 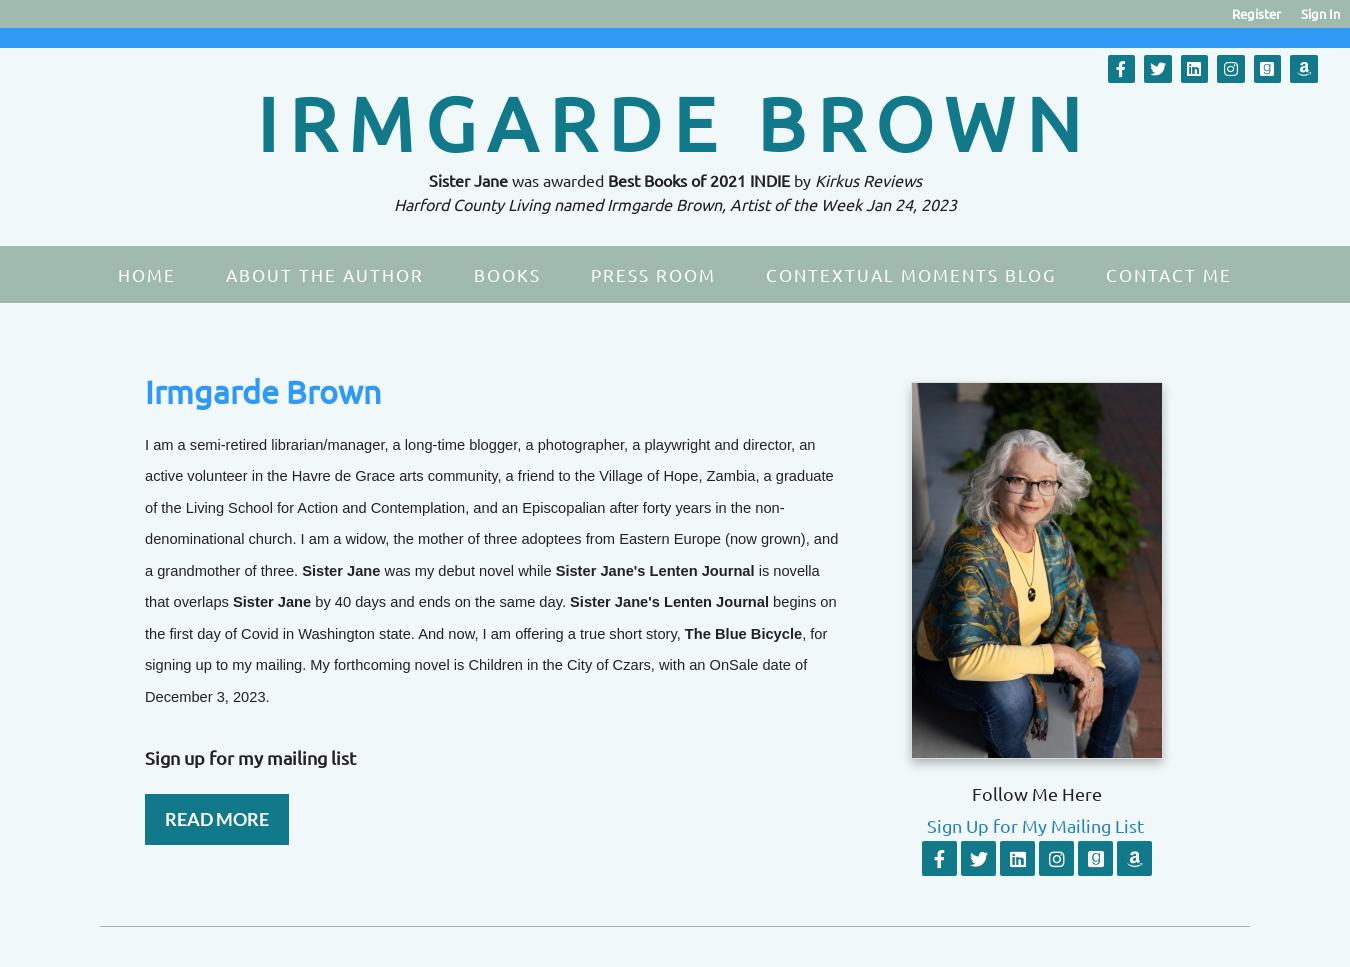 I want to click on 'by 40 days and ends on the same day.', so click(x=313, y=601).